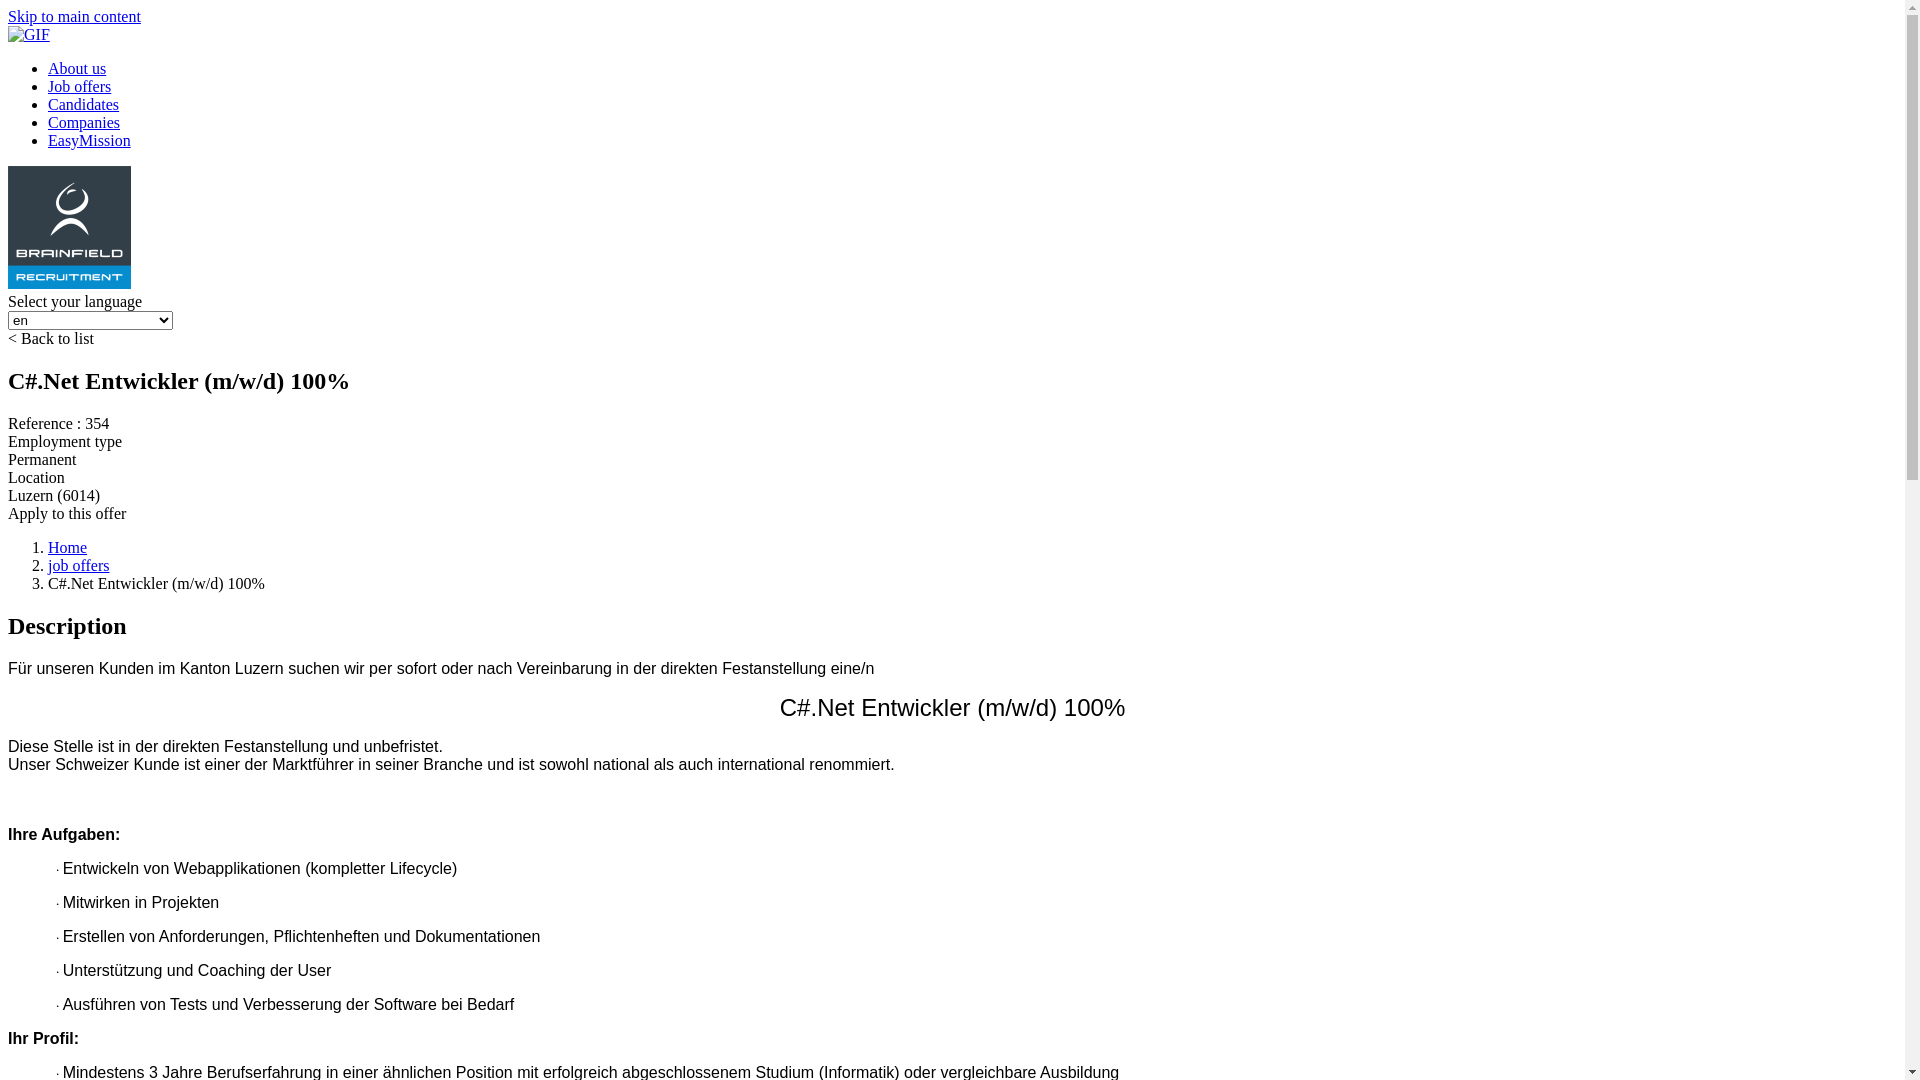 Image resolution: width=1920 pixels, height=1080 pixels. I want to click on 'Companies', so click(82, 122).